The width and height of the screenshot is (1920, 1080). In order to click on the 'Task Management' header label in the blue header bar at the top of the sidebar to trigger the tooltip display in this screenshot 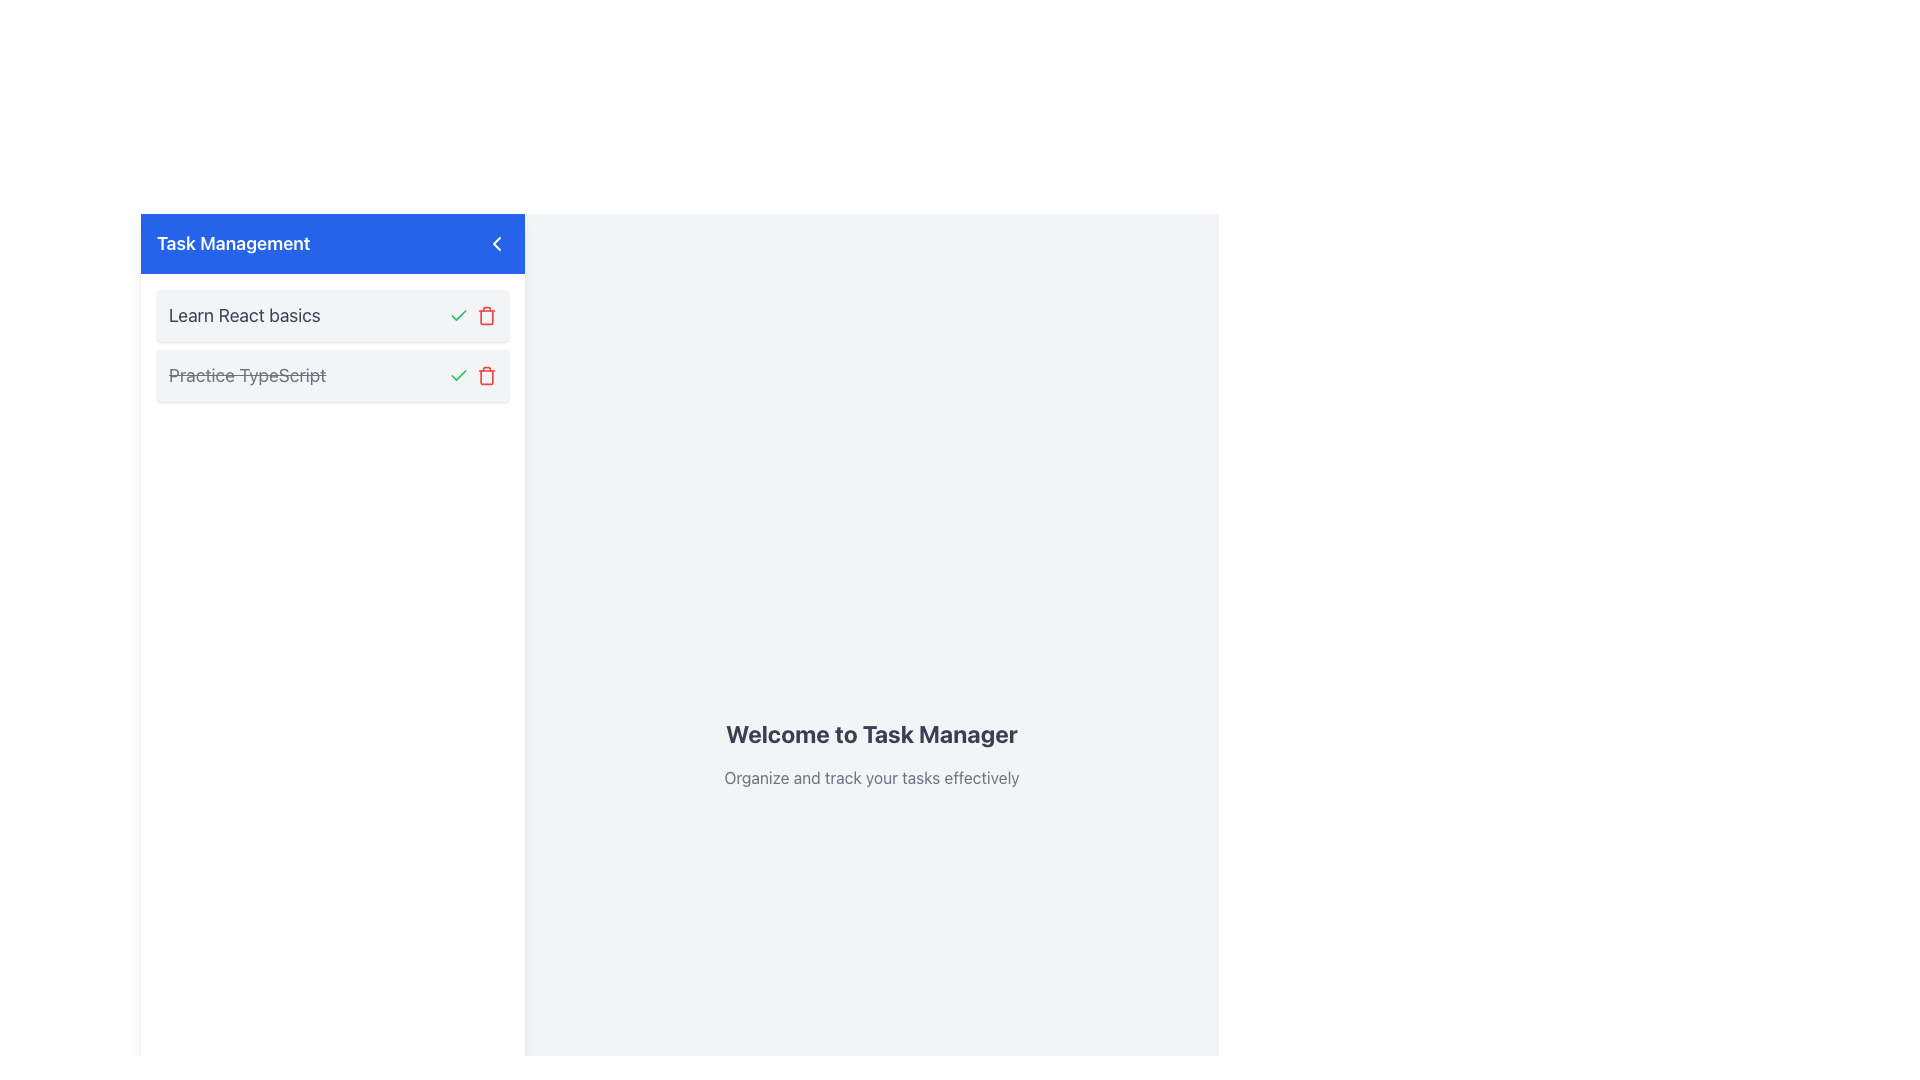, I will do `click(233, 242)`.